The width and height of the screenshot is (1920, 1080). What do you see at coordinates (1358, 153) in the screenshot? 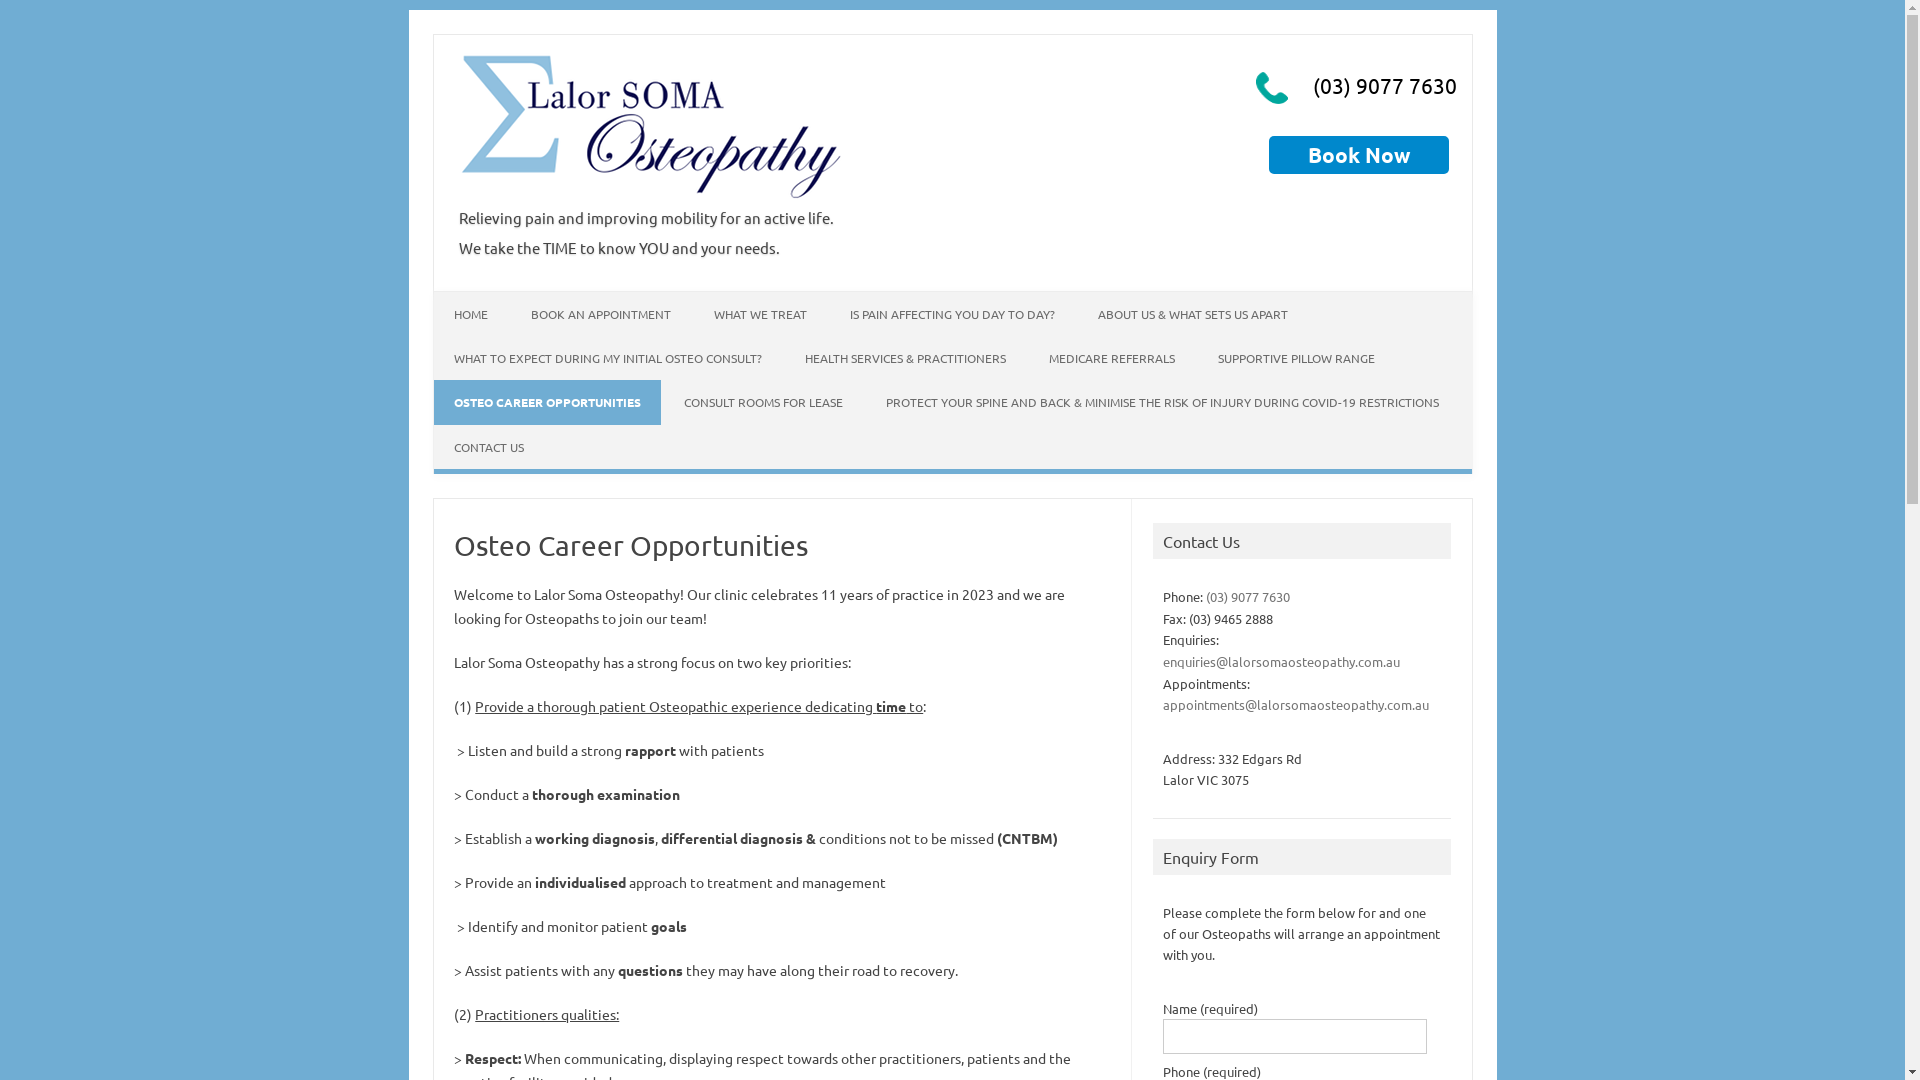
I see `'Book Now'` at bounding box center [1358, 153].